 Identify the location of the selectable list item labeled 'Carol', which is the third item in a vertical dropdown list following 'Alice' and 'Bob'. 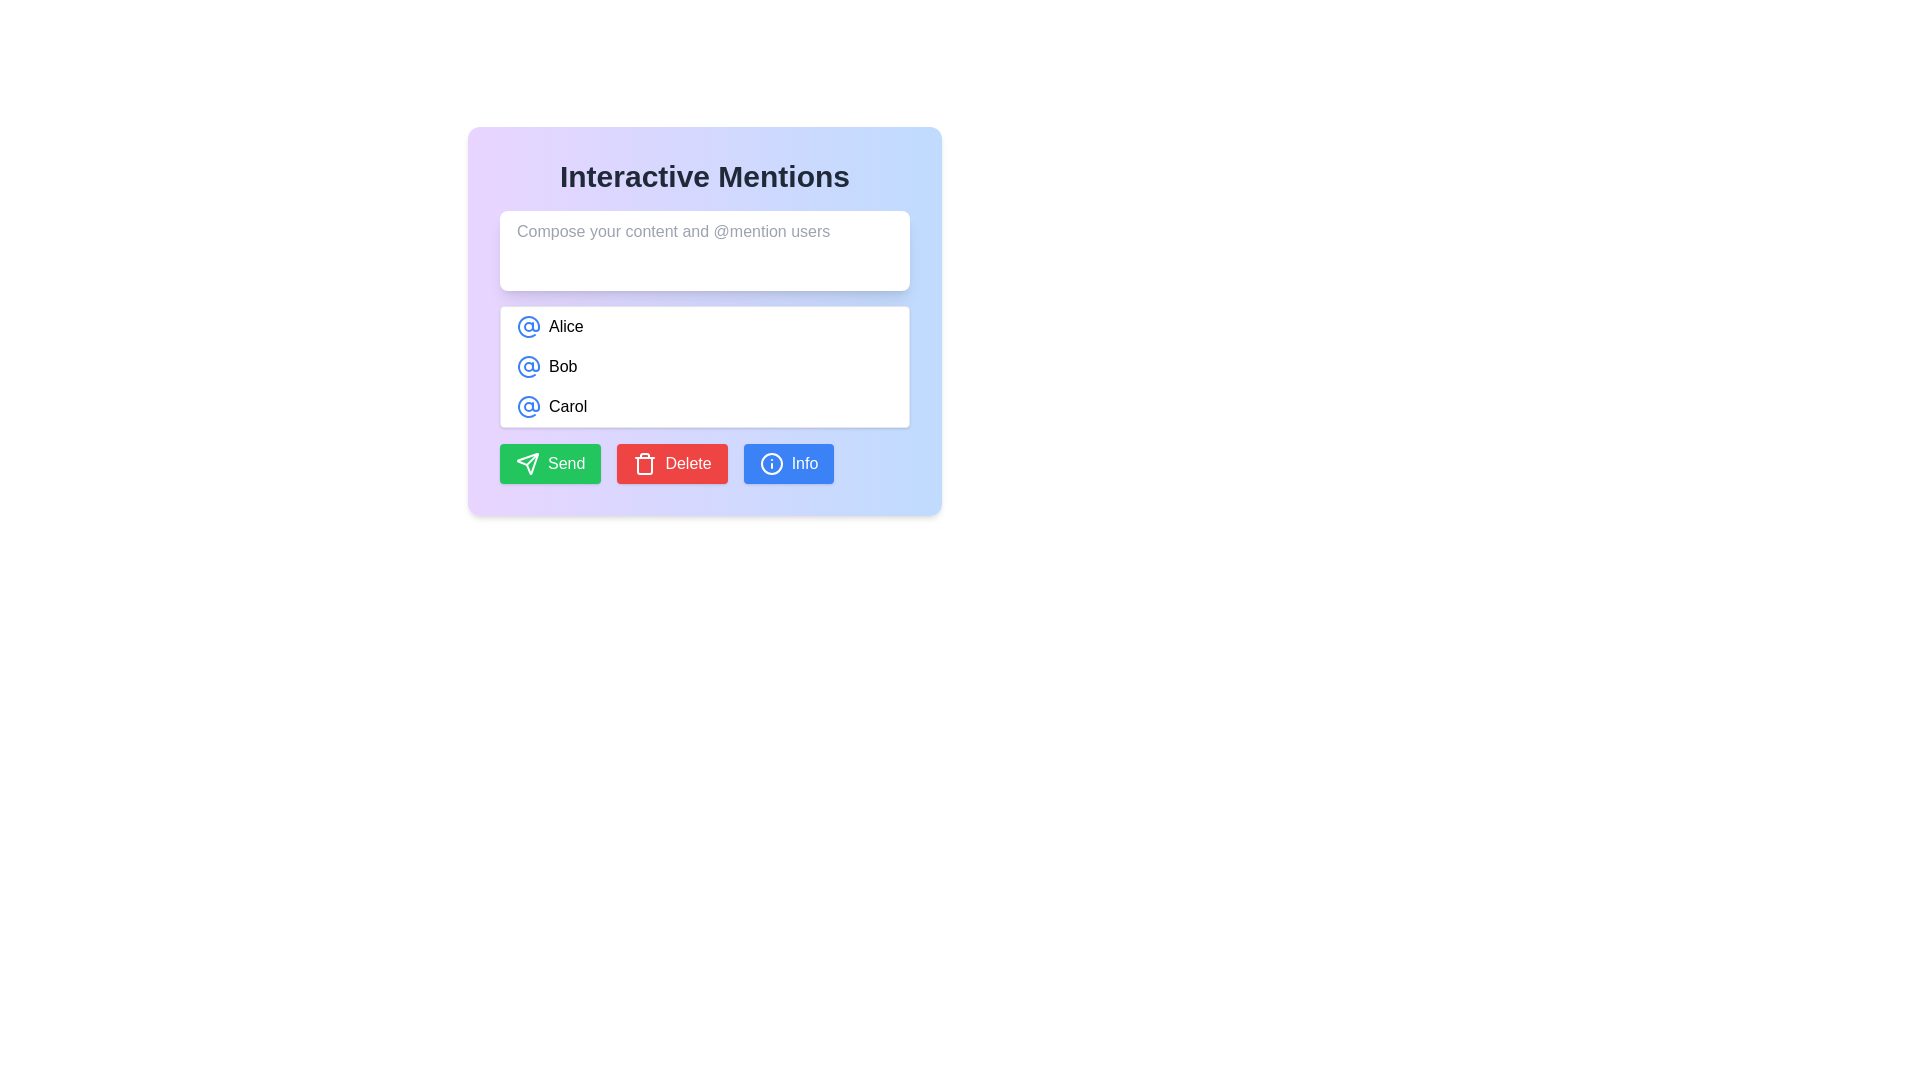
(705, 406).